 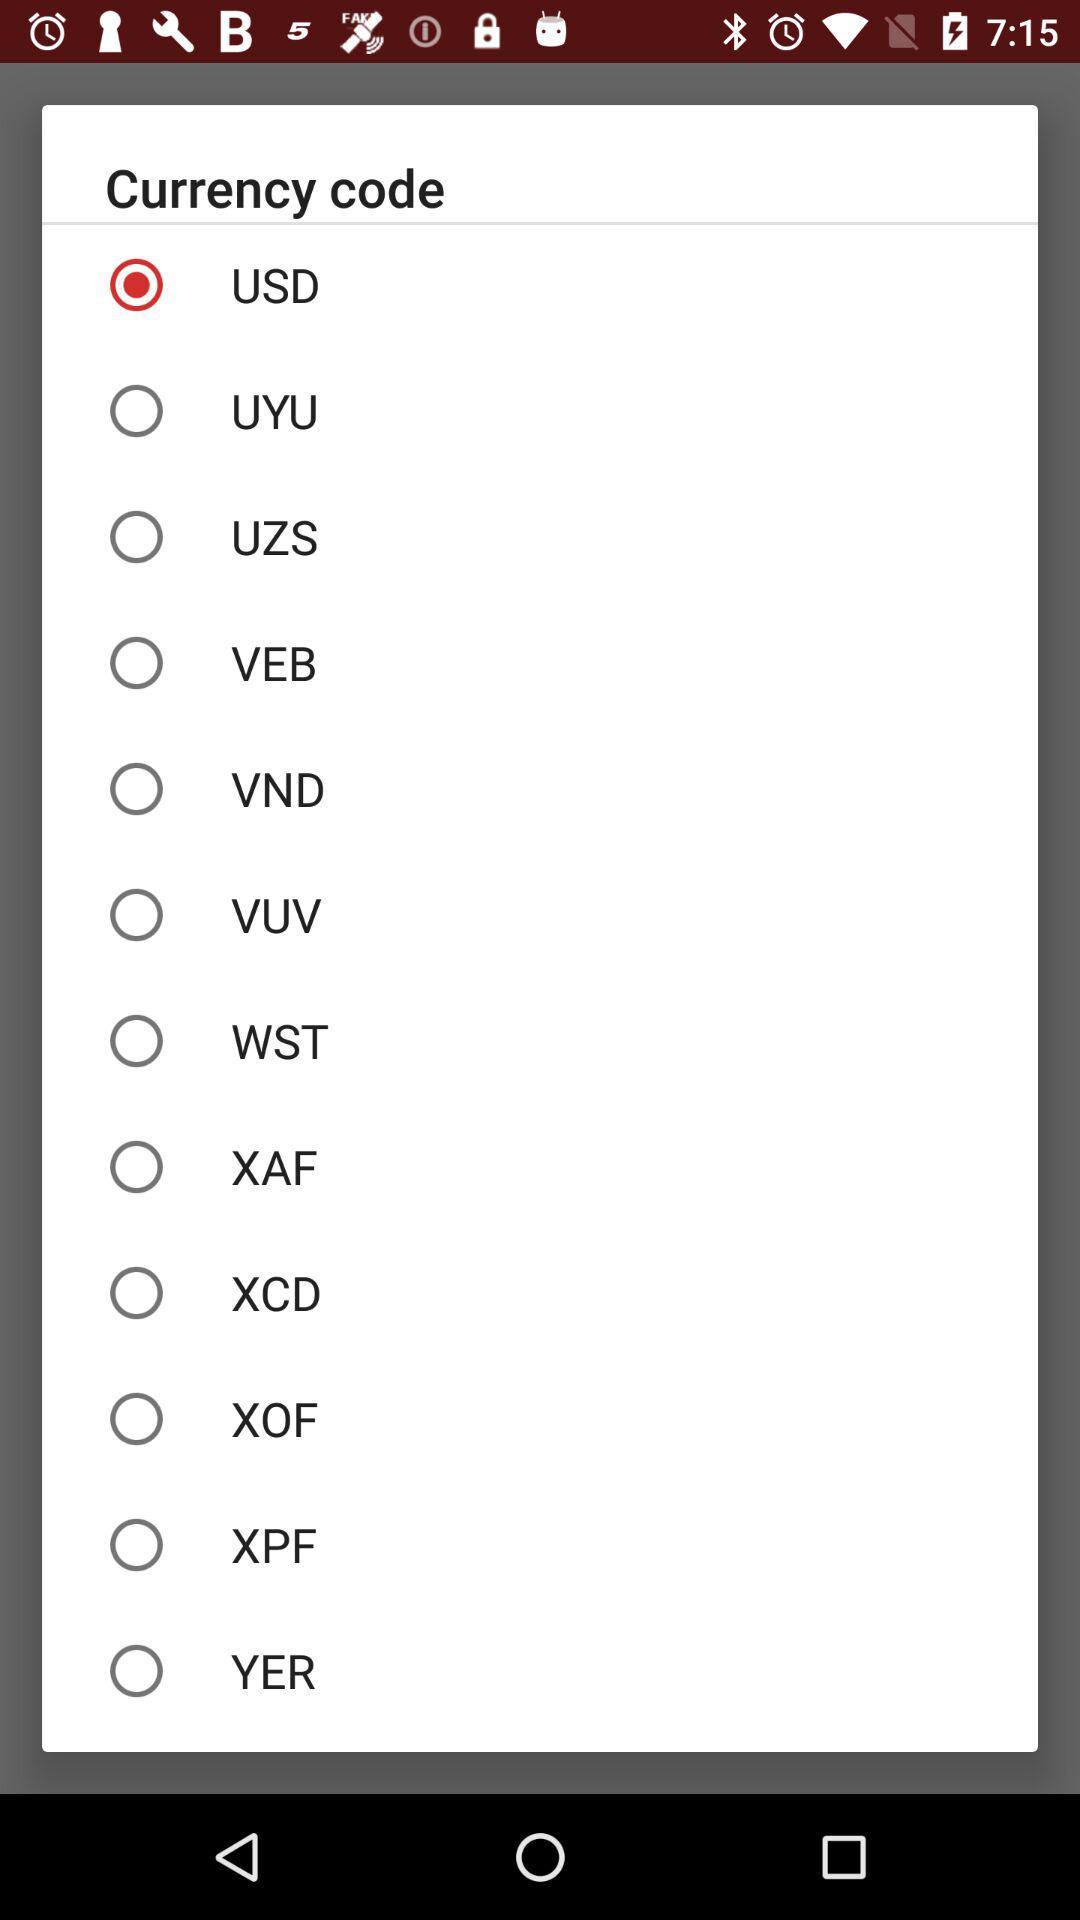 What do you see at coordinates (540, 1040) in the screenshot?
I see `wst item` at bounding box center [540, 1040].